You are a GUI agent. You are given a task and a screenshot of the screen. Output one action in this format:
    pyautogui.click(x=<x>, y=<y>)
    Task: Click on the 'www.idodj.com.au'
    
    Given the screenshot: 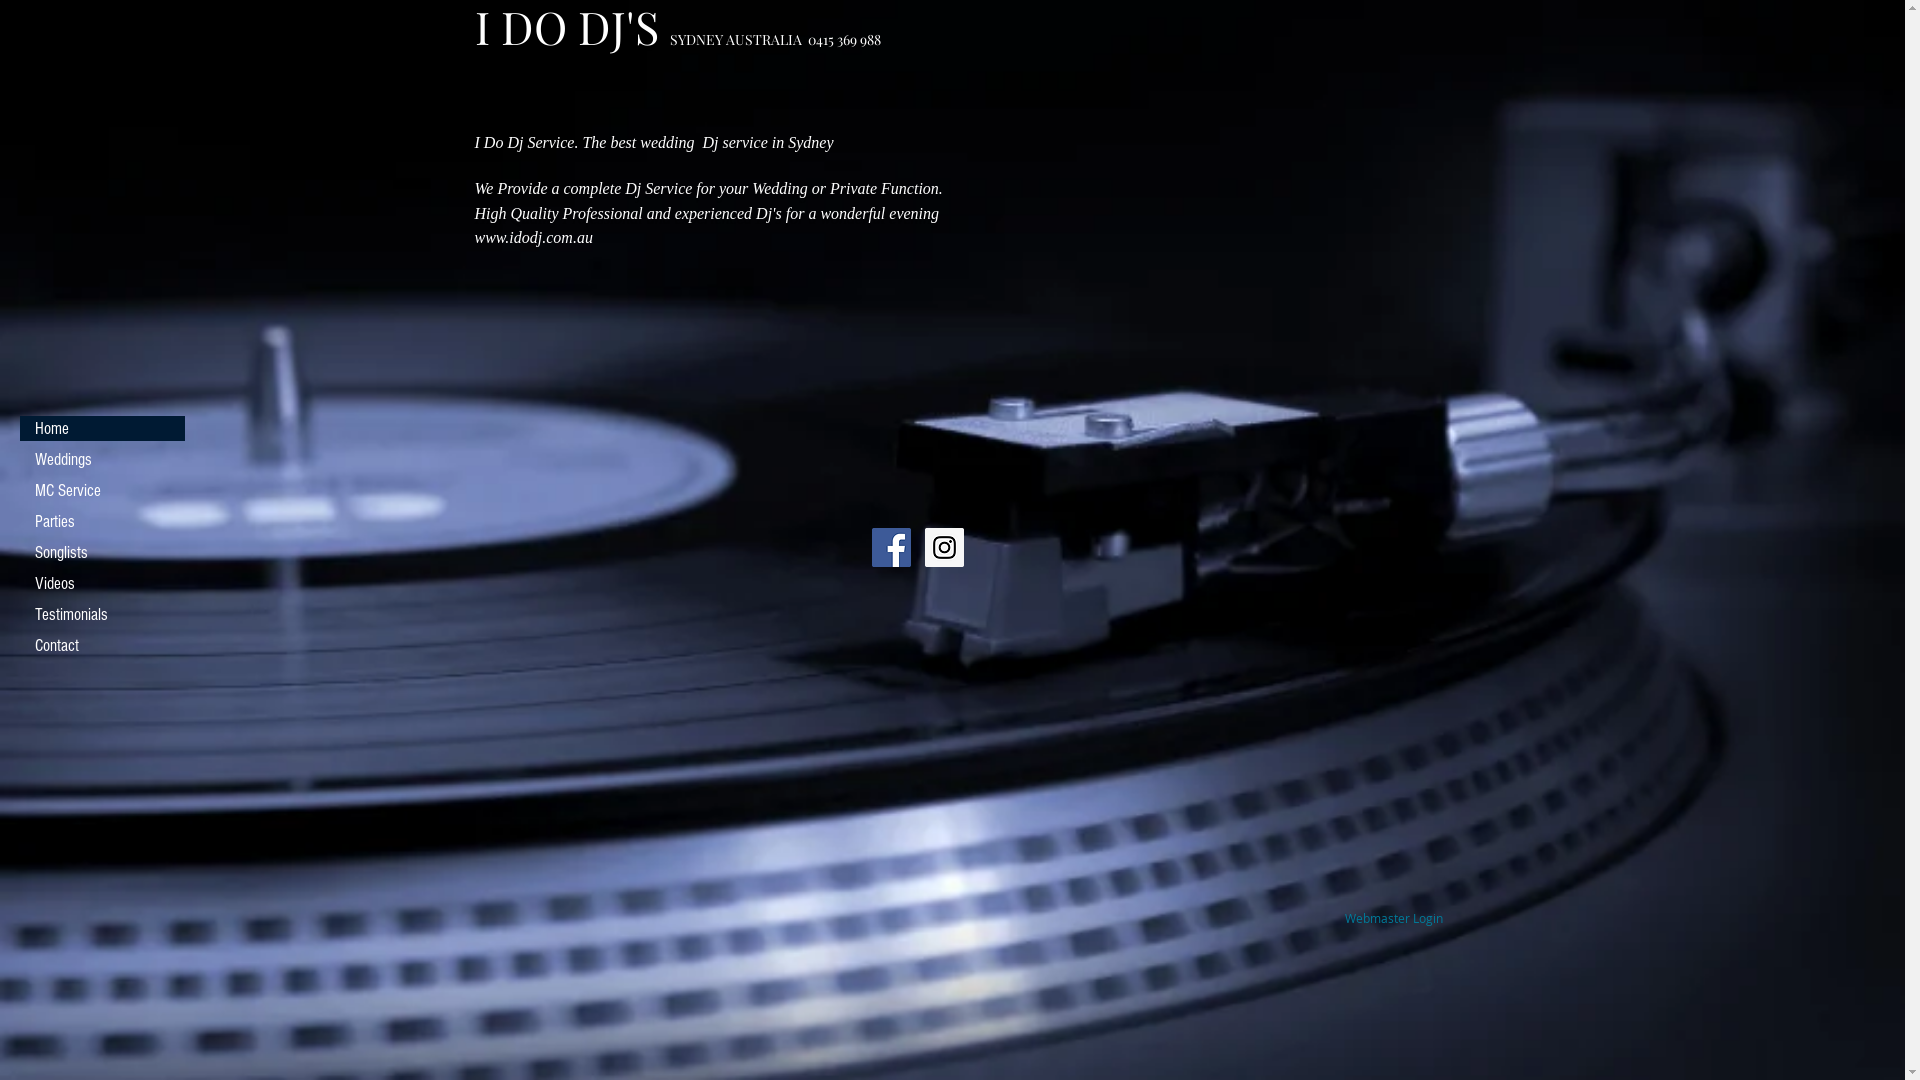 What is the action you would take?
    pyautogui.click(x=532, y=236)
    